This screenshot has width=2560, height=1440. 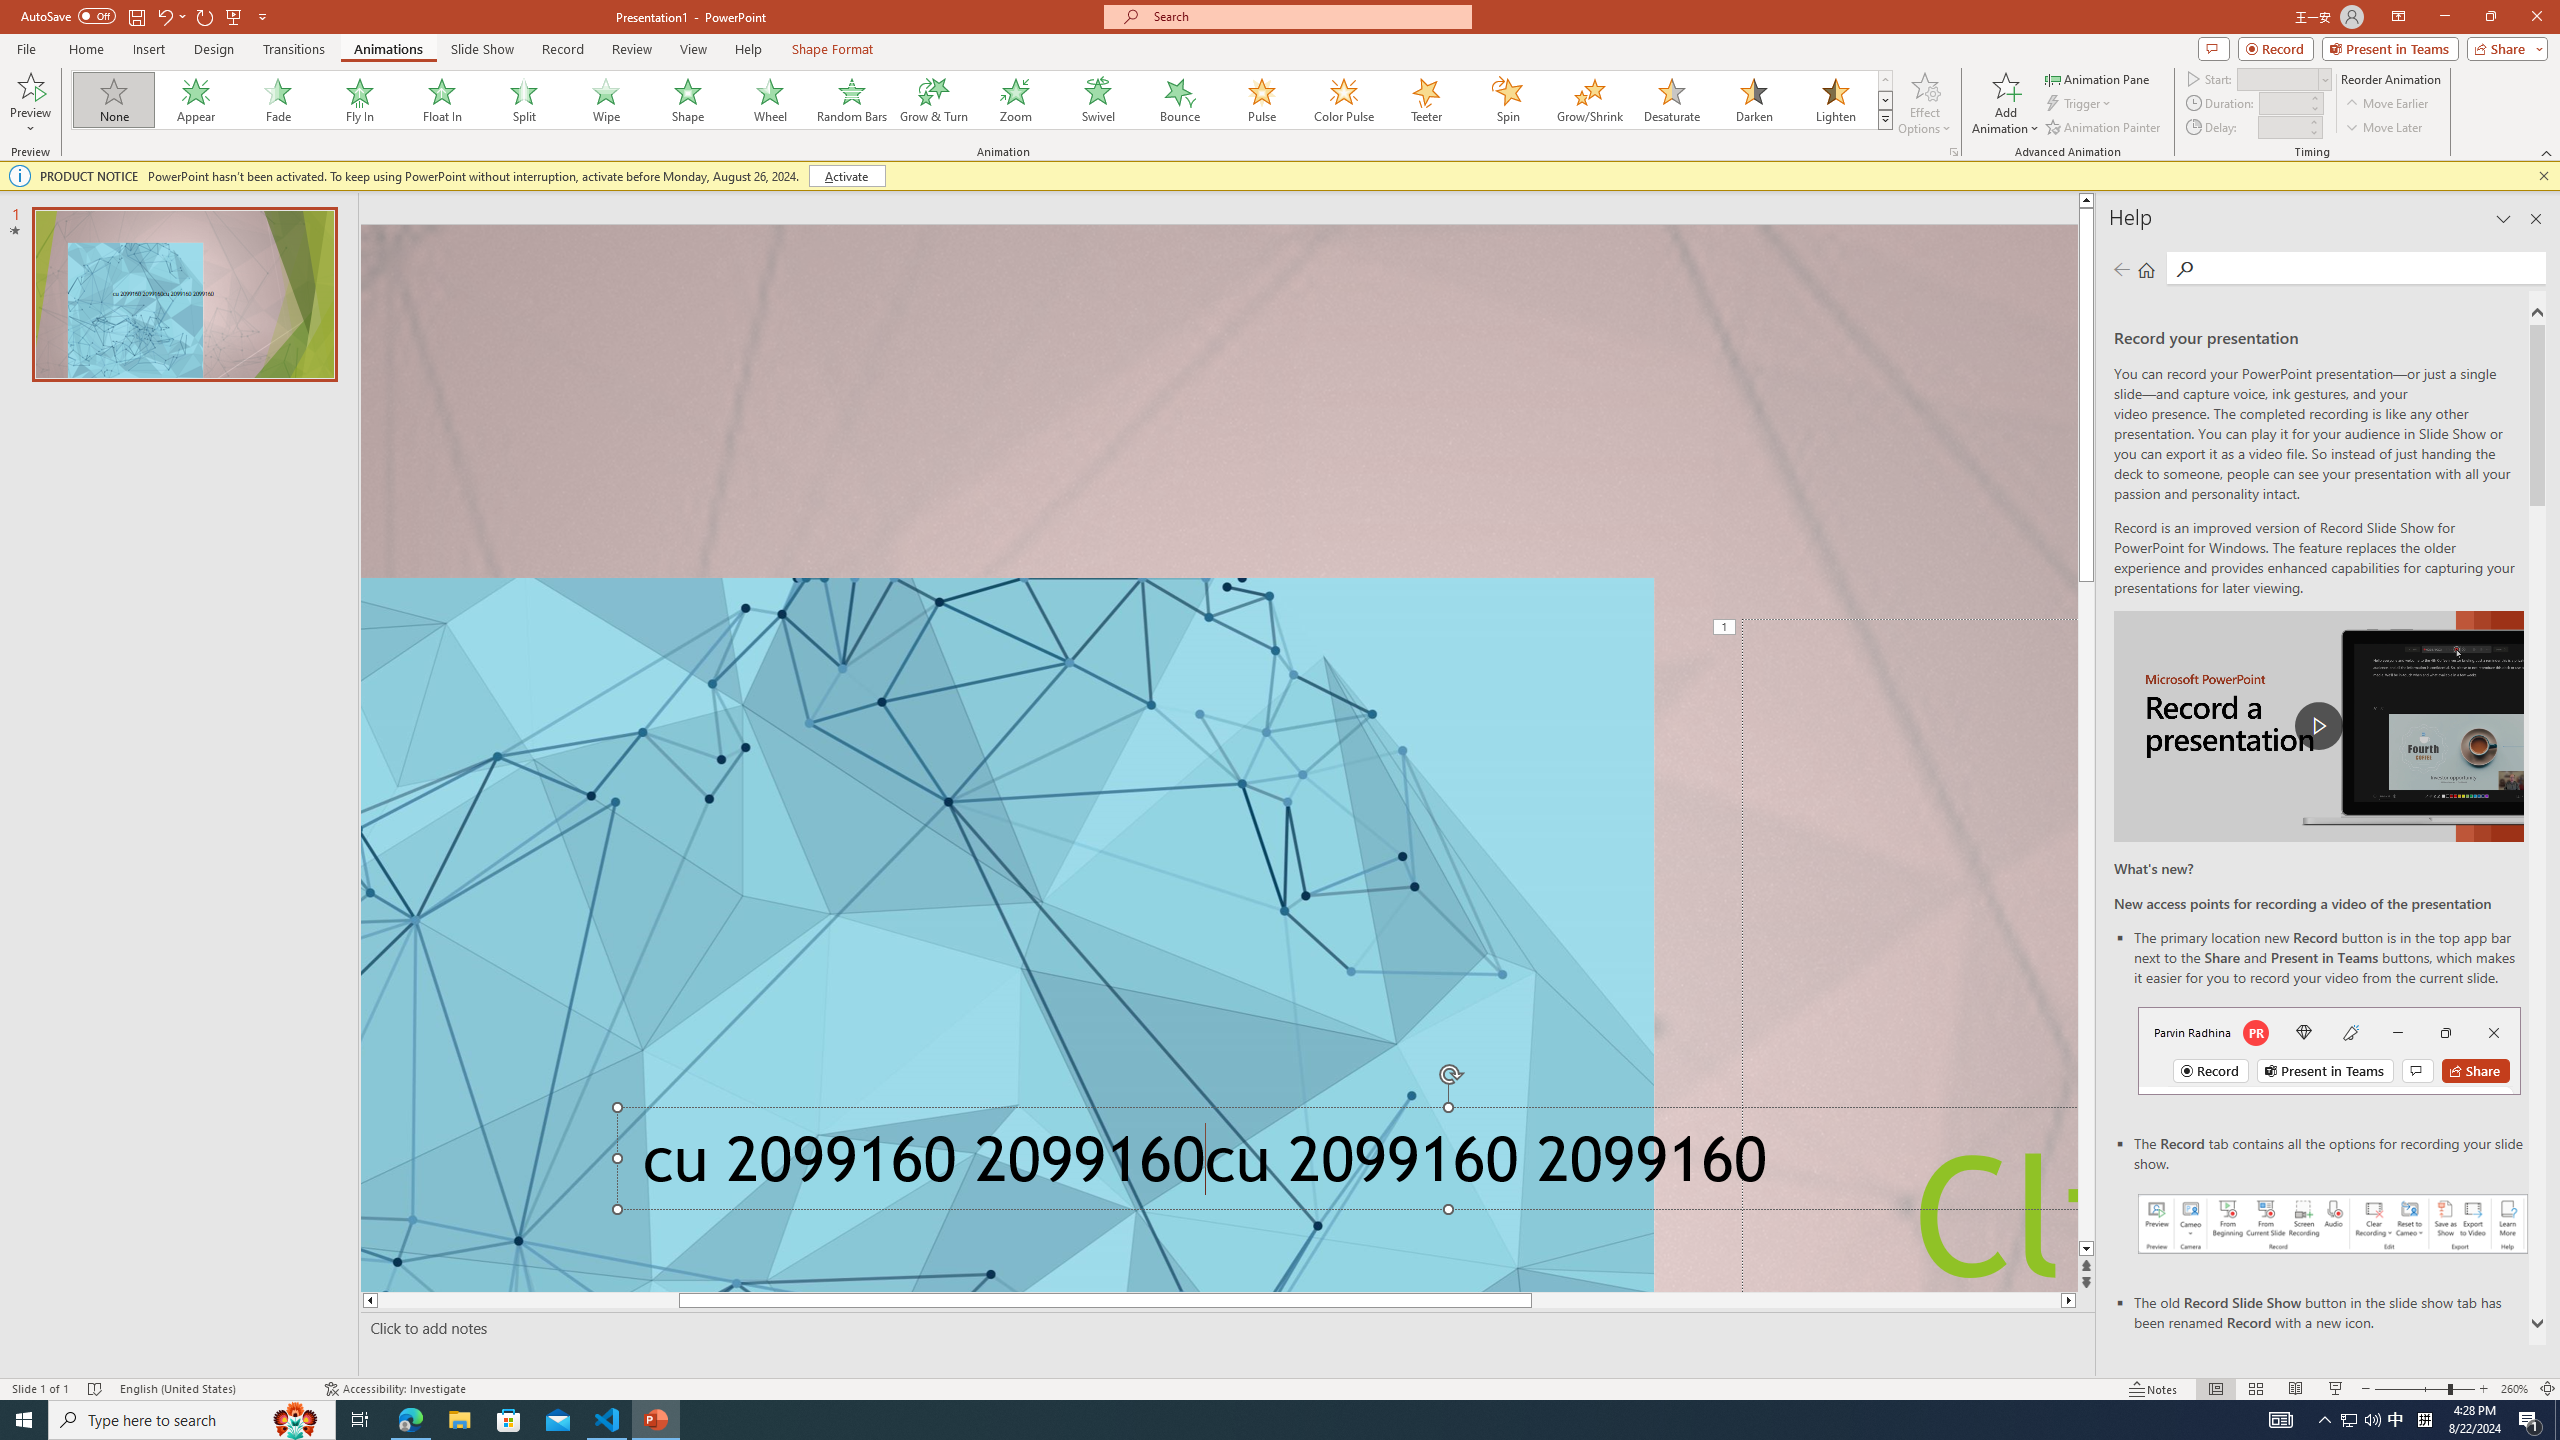 What do you see at coordinates (606, 99) in the screenshot?
I see `'Wipe'` at bounding box center [606, 99].